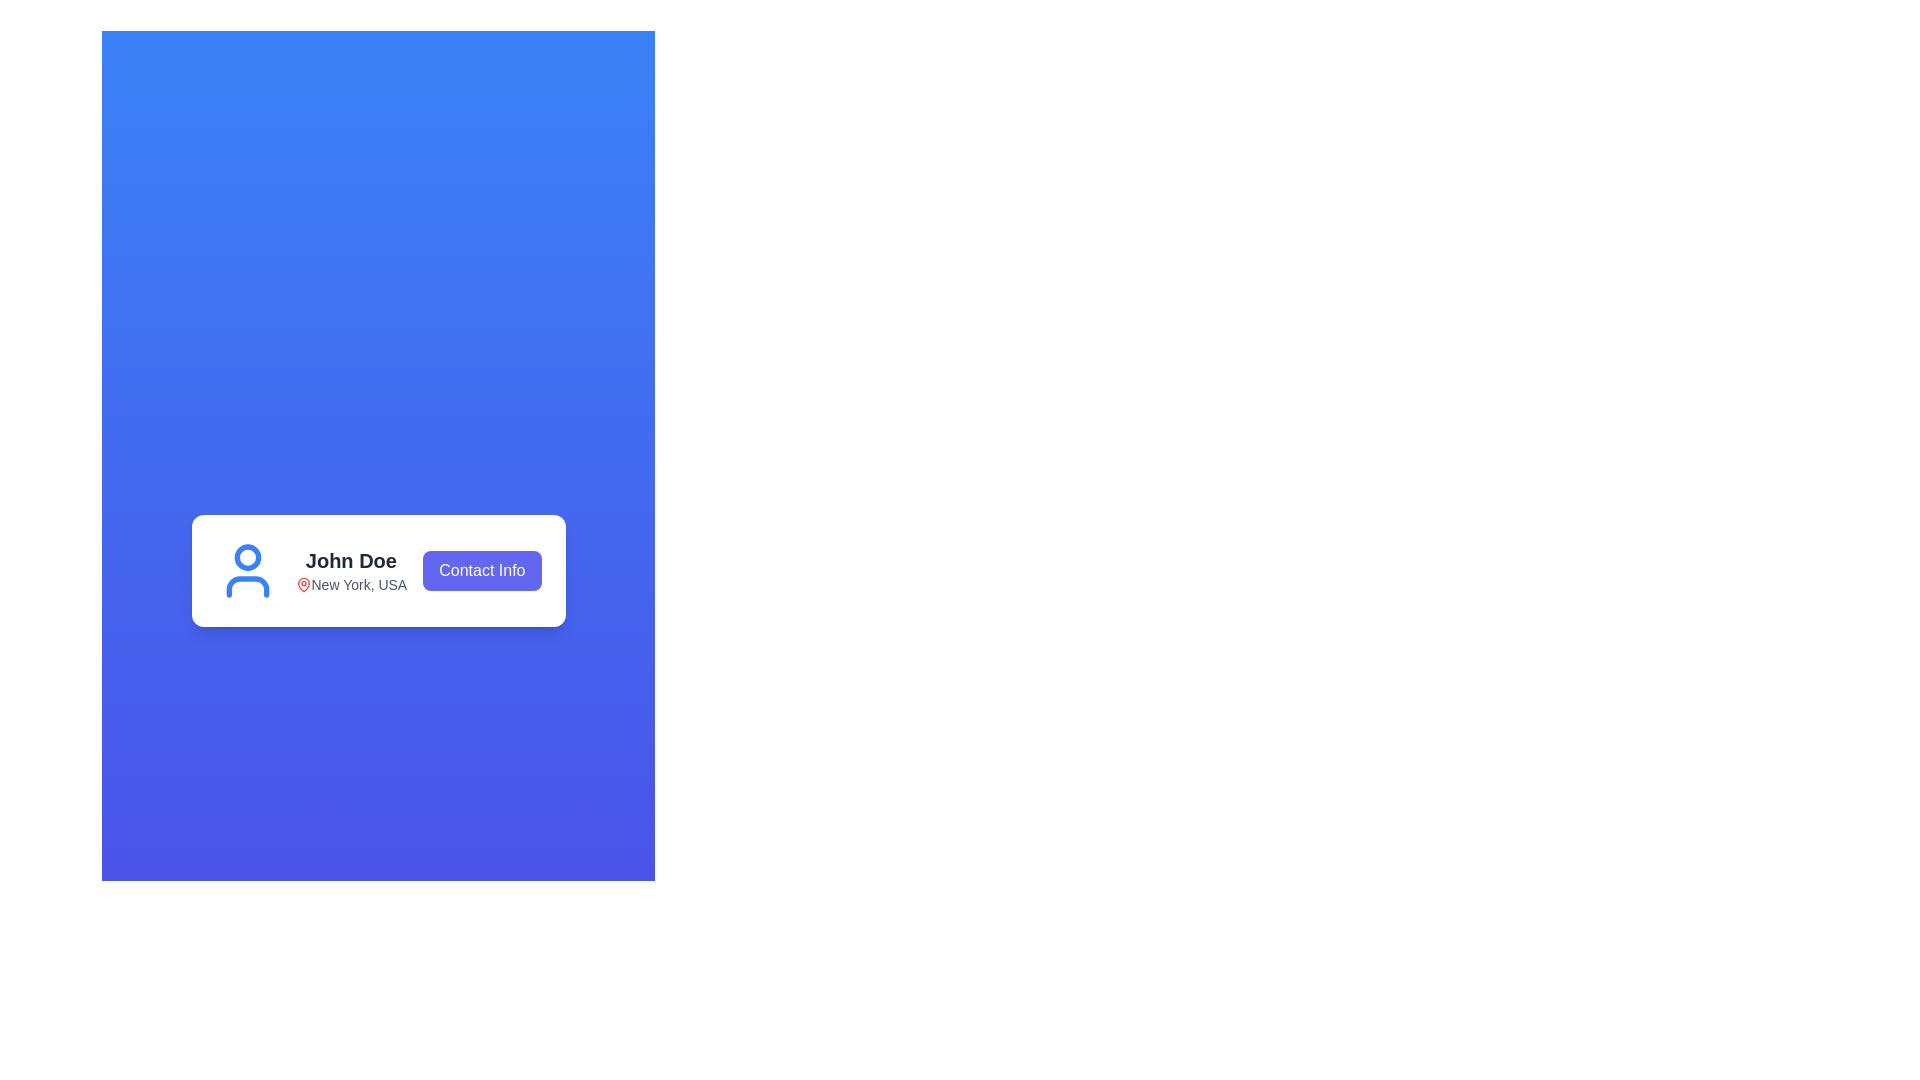  I want to click on the red map pin icon next to the text 'New York, USA' which is aligned horizontally with the name 'John Doe', so click(302, 585).